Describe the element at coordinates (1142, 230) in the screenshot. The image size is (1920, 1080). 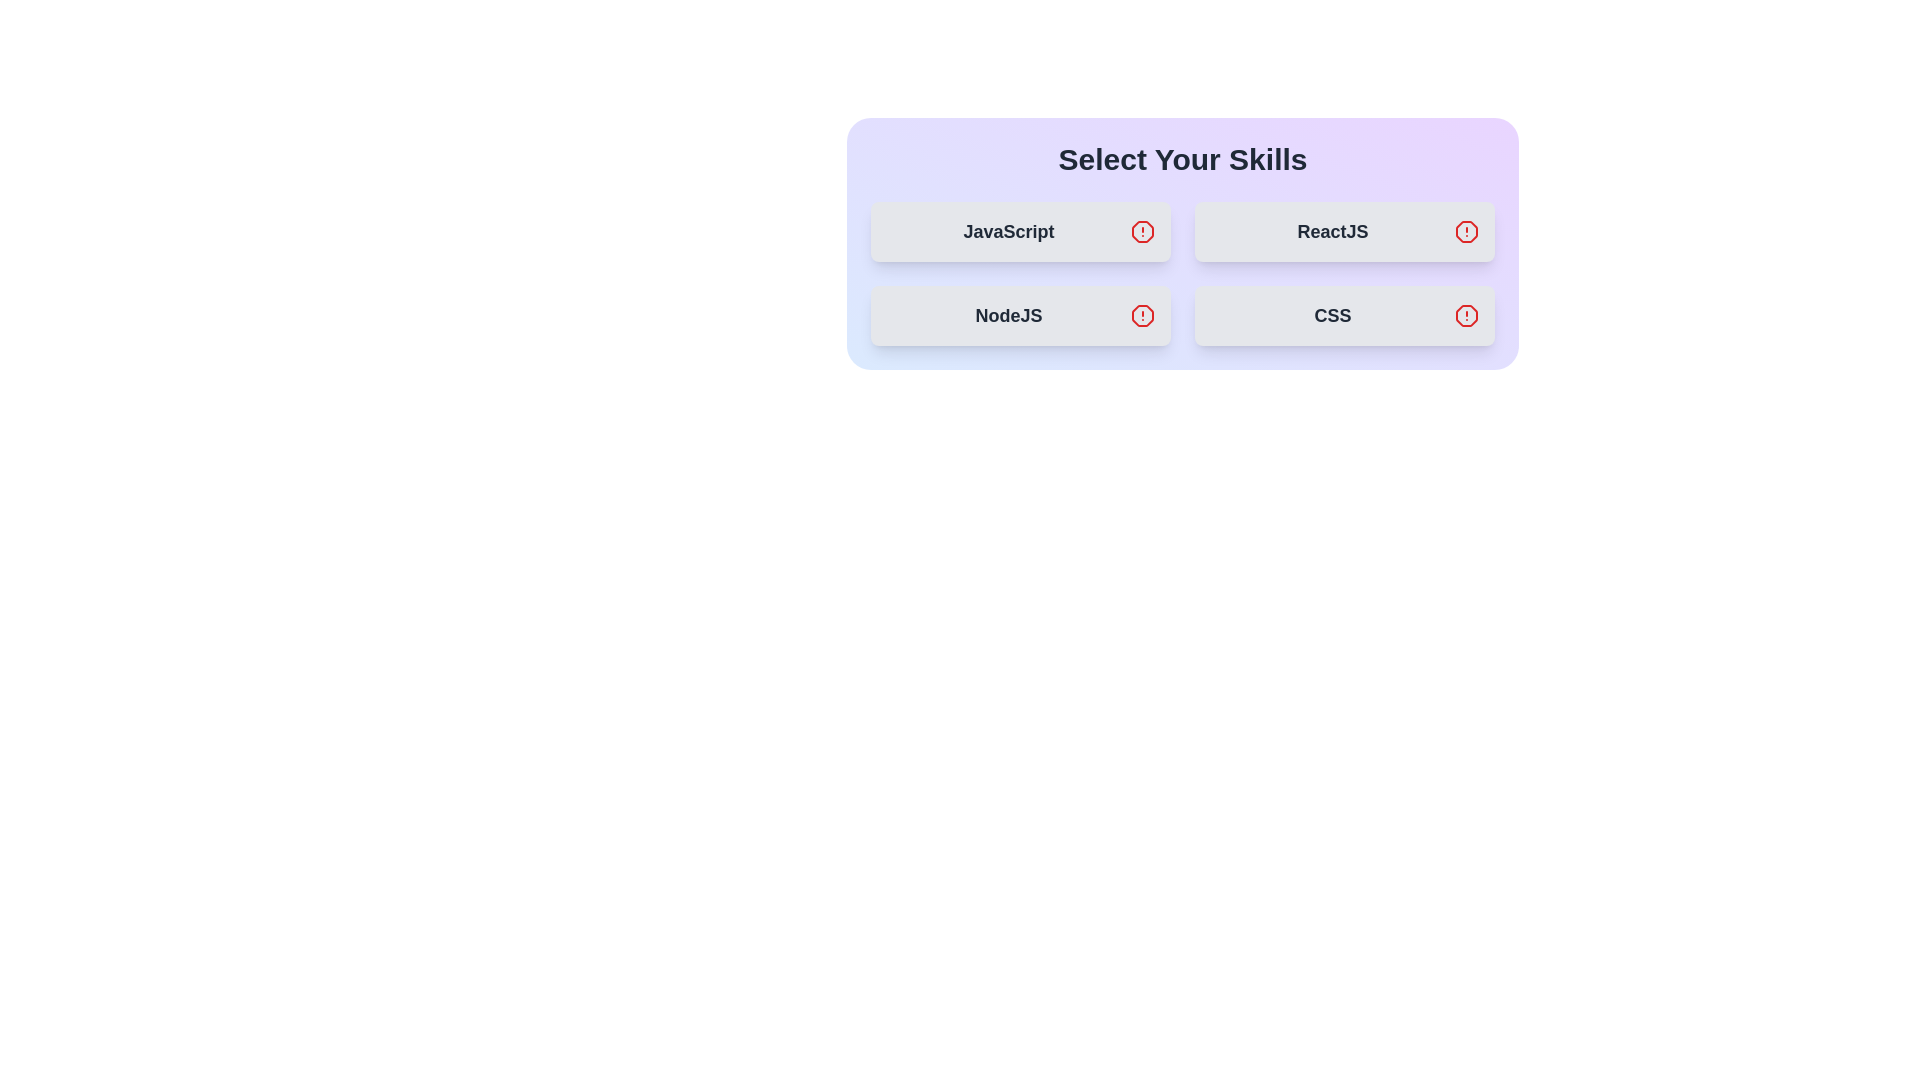
I see `the icon associated with the skill JavaScript` at that location.